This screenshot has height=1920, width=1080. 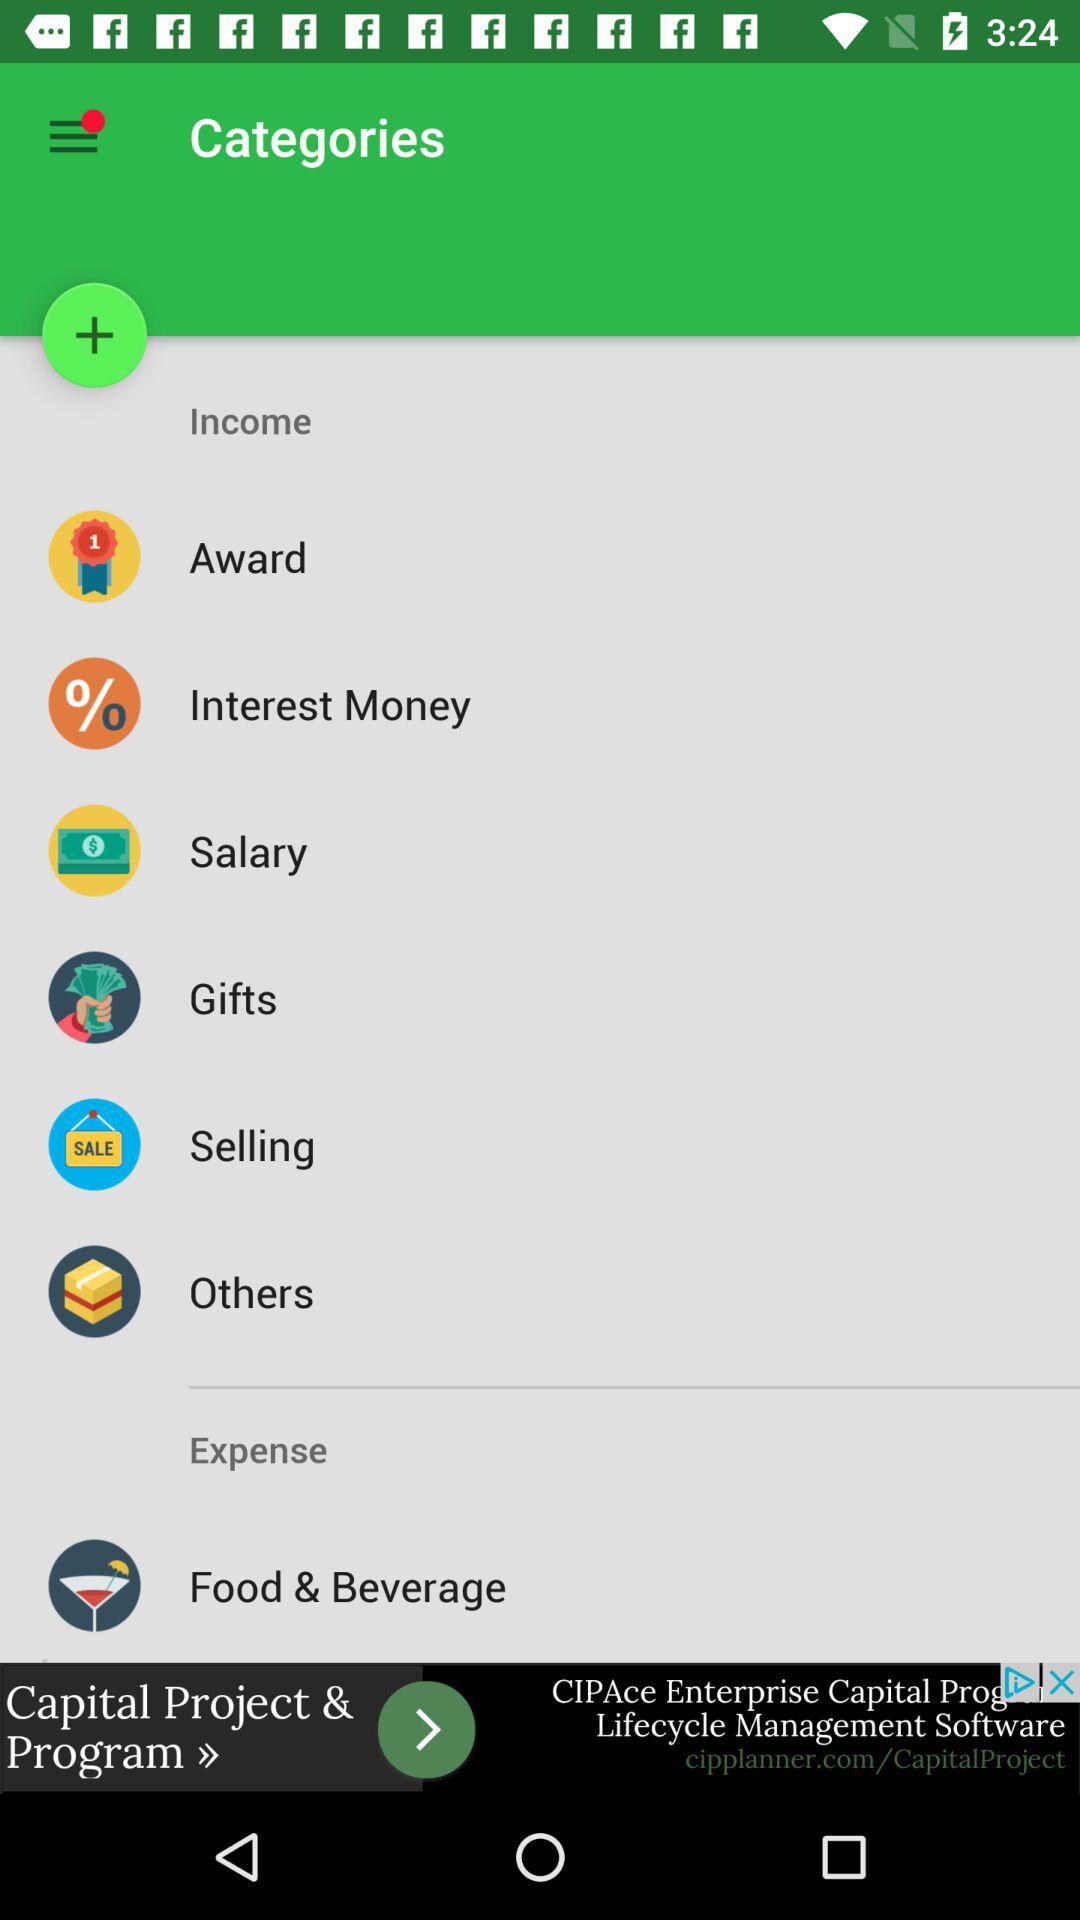 I want to click on menu options, so click(x=72, y=135).